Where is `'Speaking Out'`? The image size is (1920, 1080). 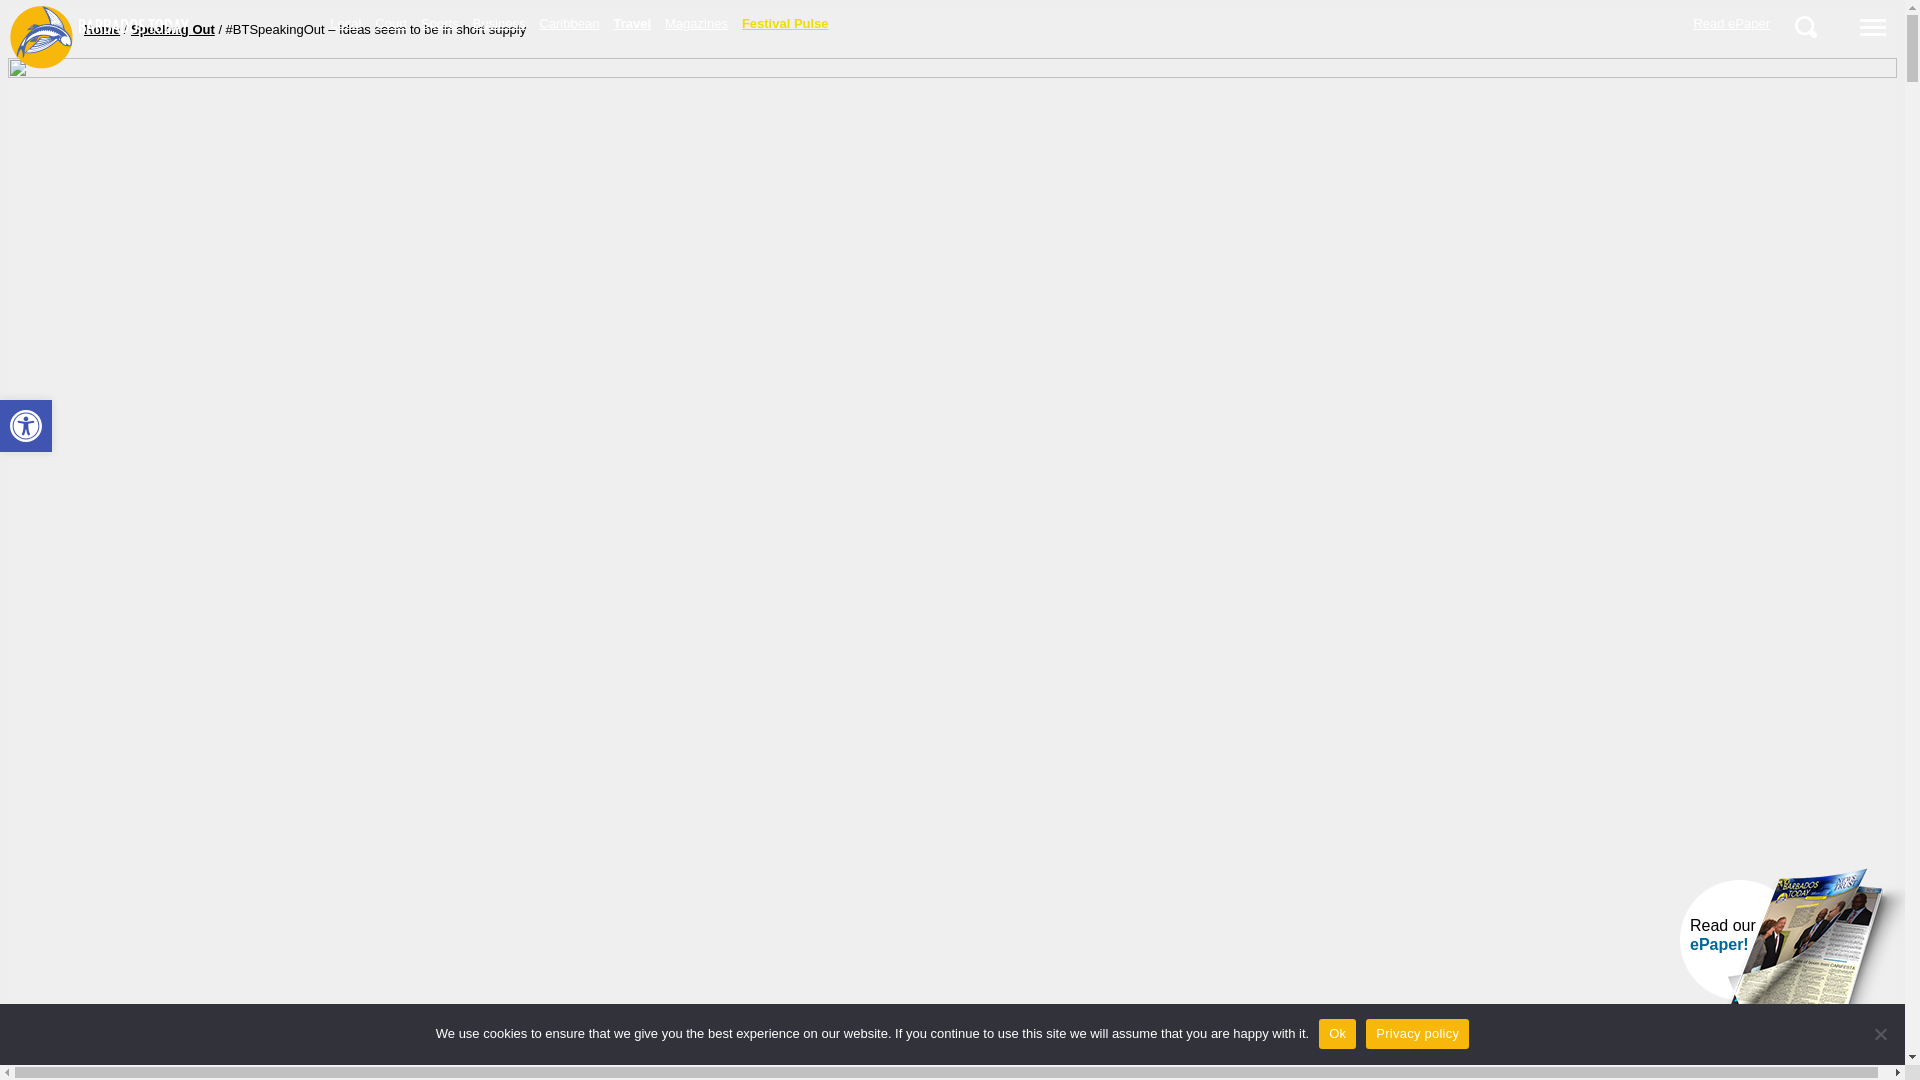 'Speaking Out' is located at coordinates (129, 29).